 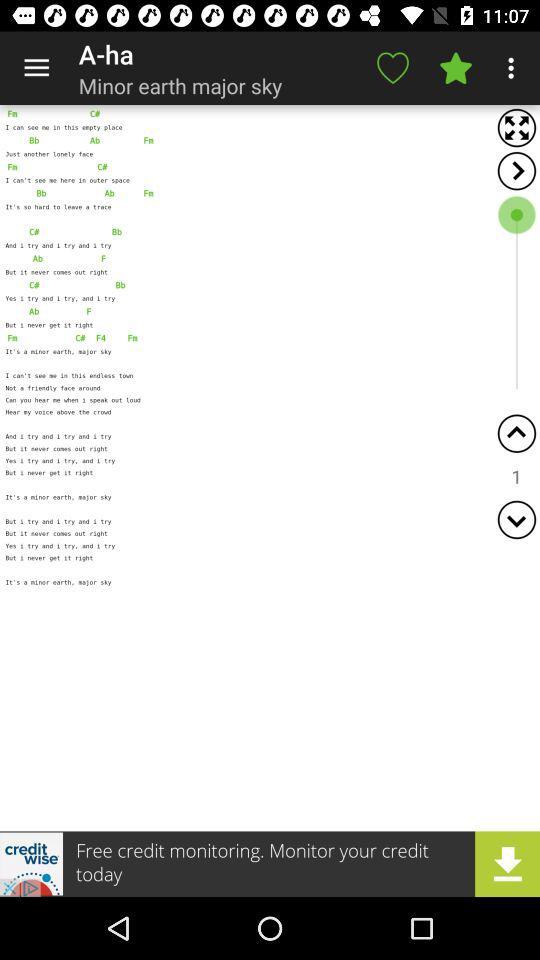 What do you see at coordinates (516, 170) in the screenshot?
I see `the arrow_forward icon` at bounding box center [516, 170].